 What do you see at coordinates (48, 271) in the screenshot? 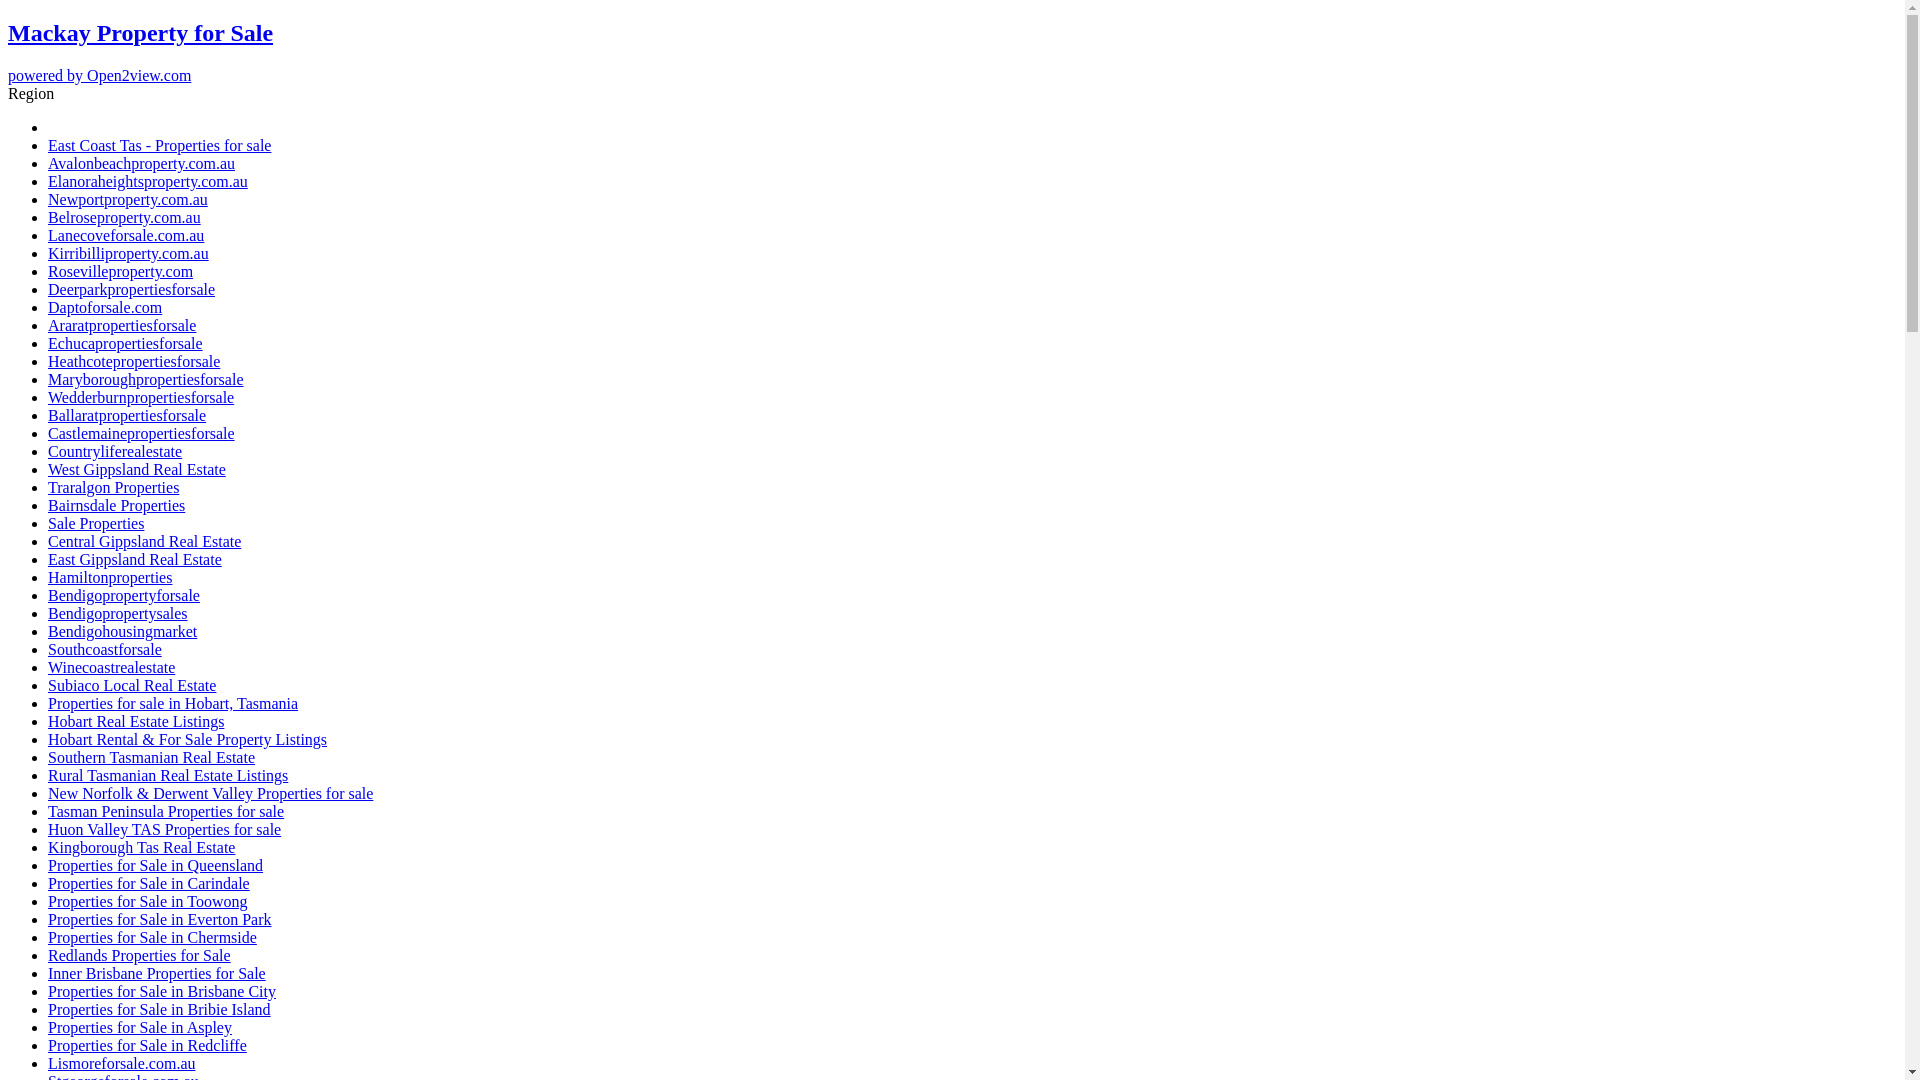
I see `'Rosevilleproperty.com'` at bounding box center [48, 271].